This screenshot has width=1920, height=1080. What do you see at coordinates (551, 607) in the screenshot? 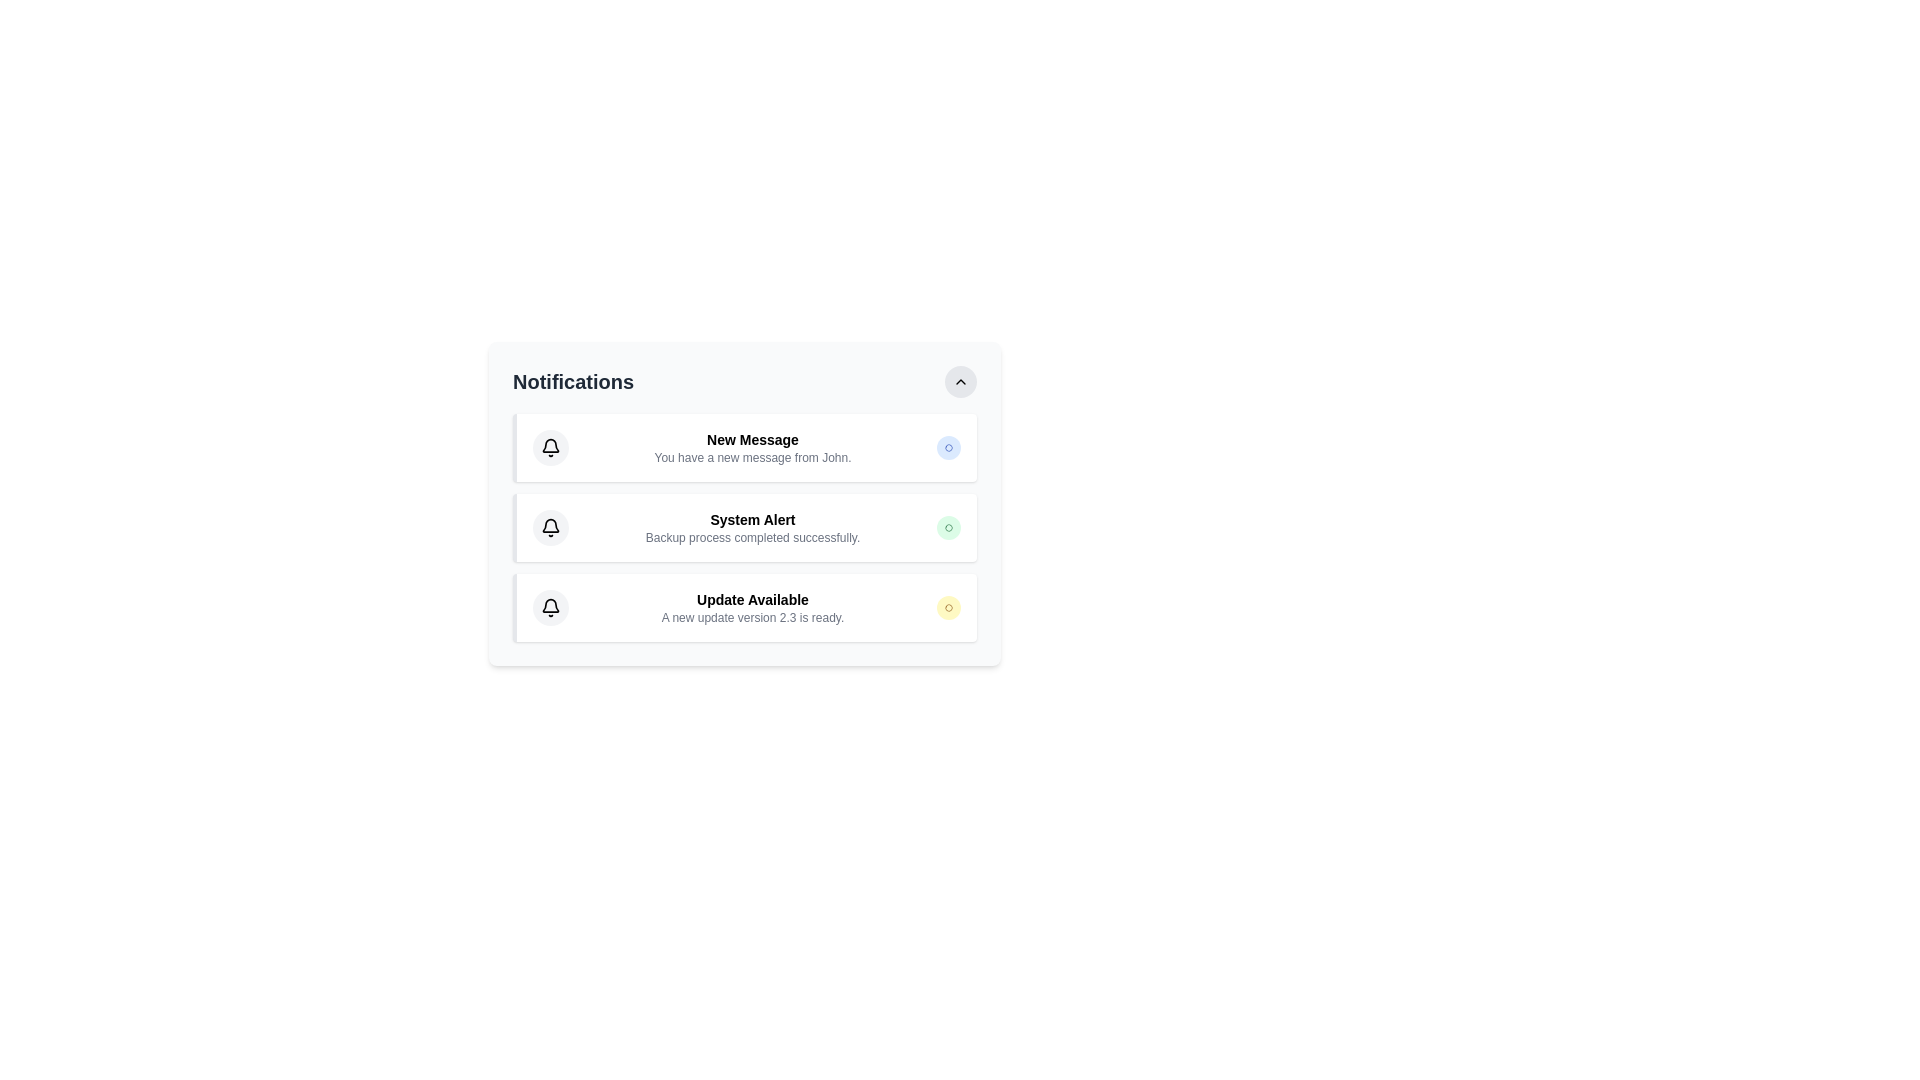
I see `the notification icon located at the top left corner of the 'Update Available' notification card, adjacent to the text 'Update Available'` at bounding box center [551, 607].